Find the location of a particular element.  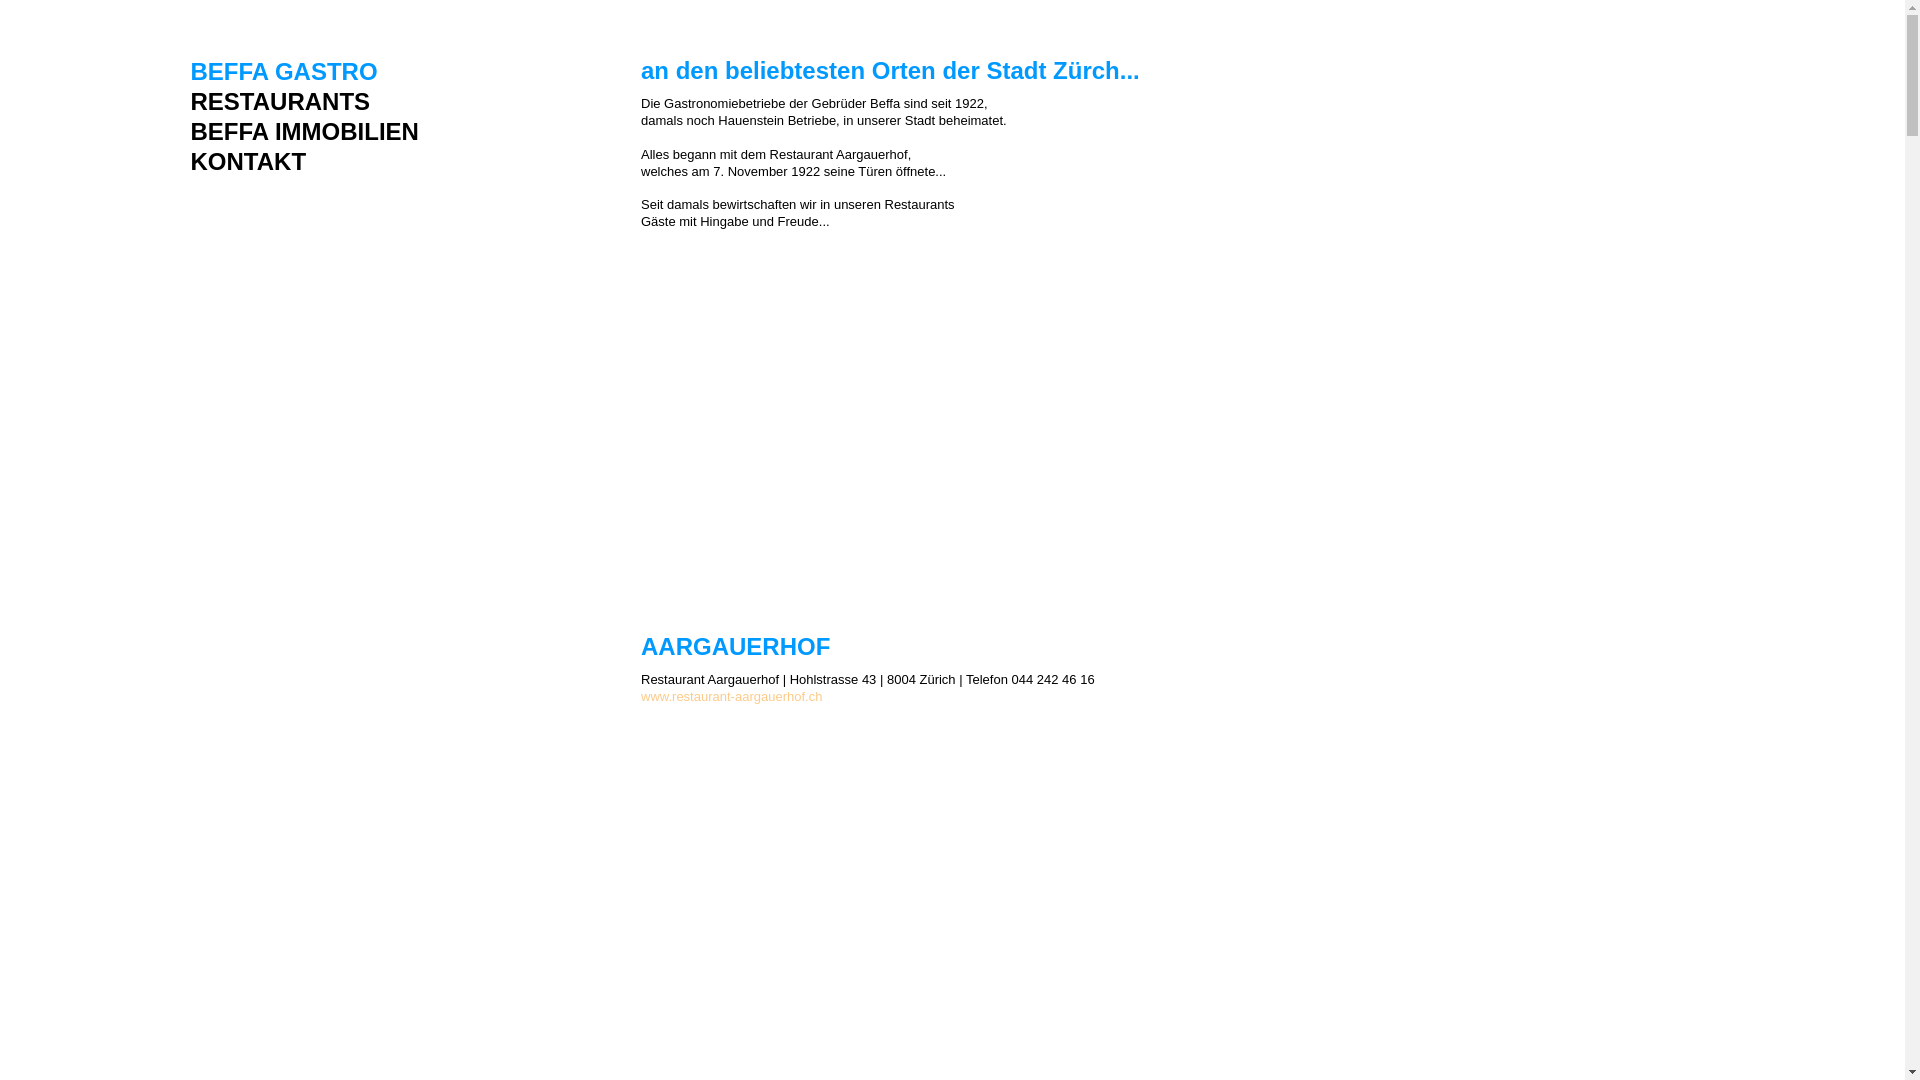

'BEFFA GASTRO' is located at coordinates (302, 71).